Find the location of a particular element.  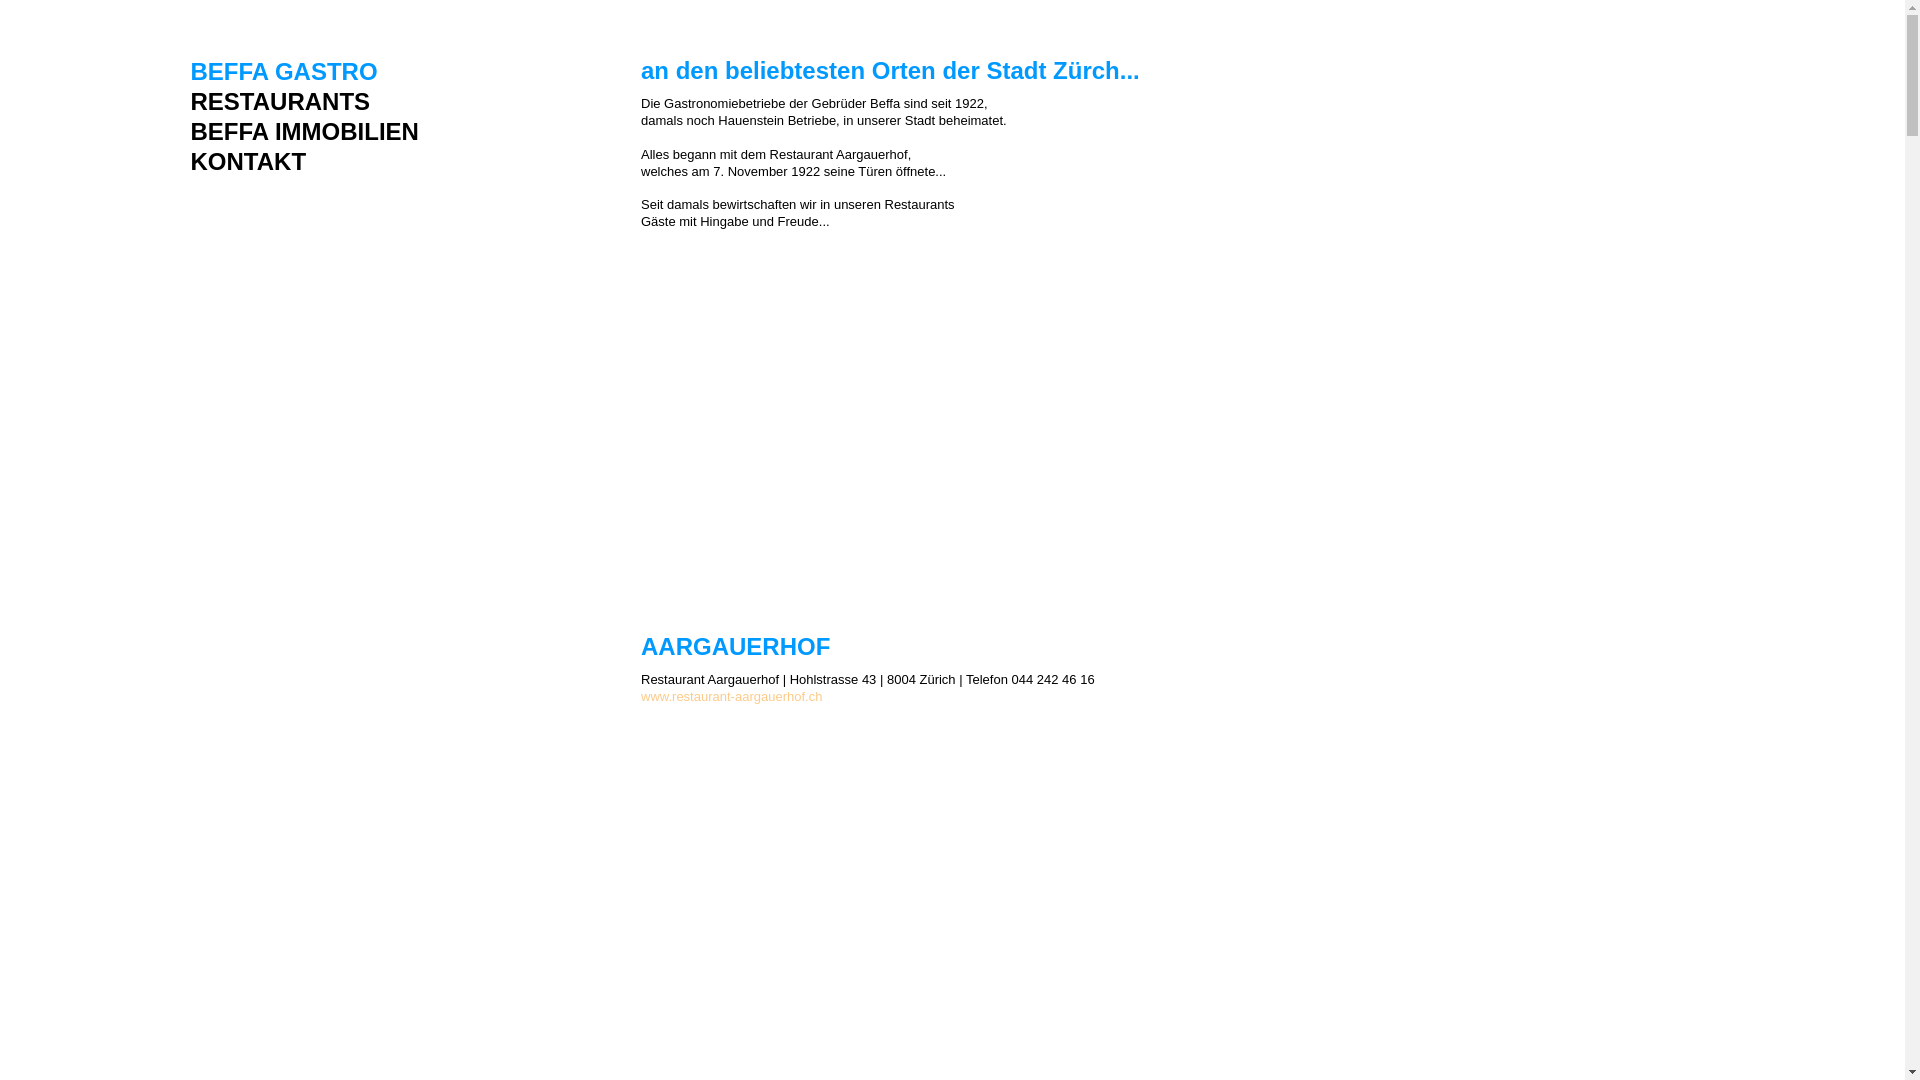

'BEFFA GASTRO' is located at coordinates (302, 71).